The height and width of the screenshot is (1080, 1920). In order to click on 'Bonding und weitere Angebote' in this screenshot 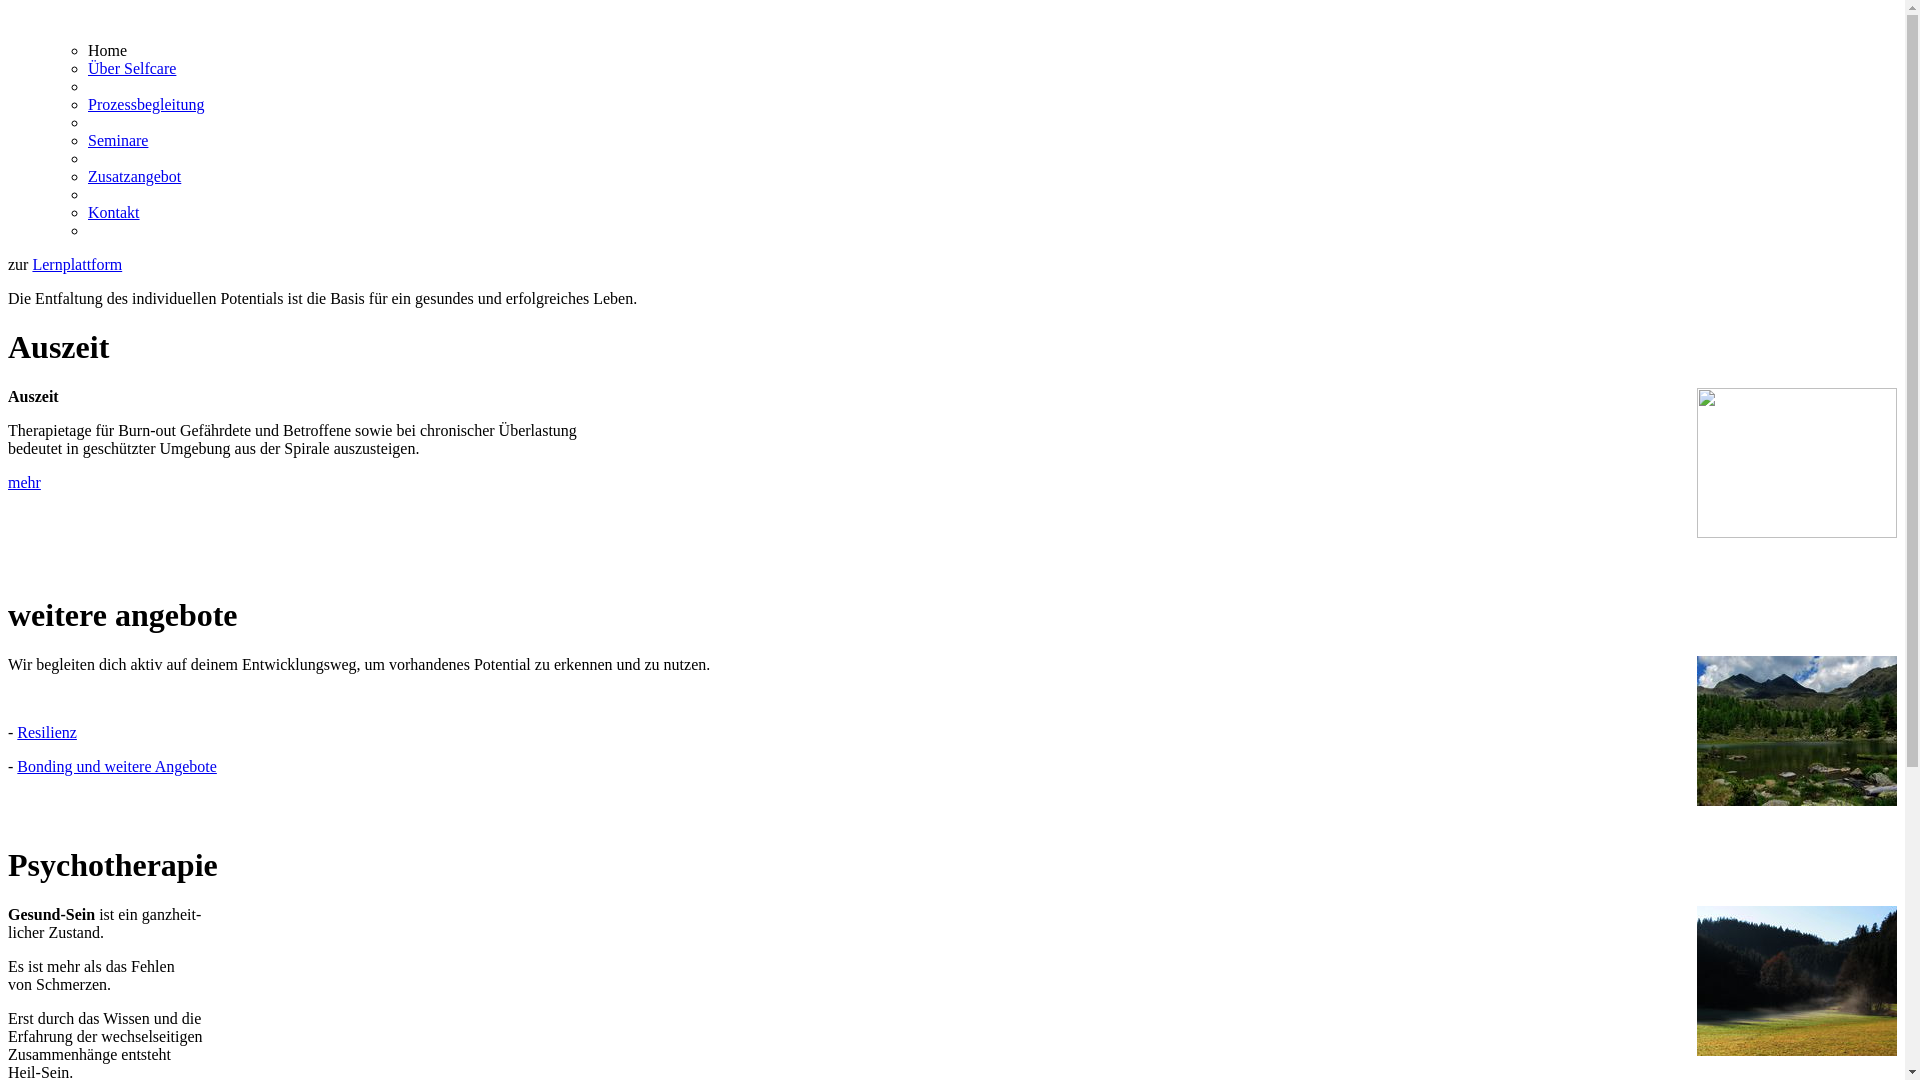, I will do `click(115, 765)`.